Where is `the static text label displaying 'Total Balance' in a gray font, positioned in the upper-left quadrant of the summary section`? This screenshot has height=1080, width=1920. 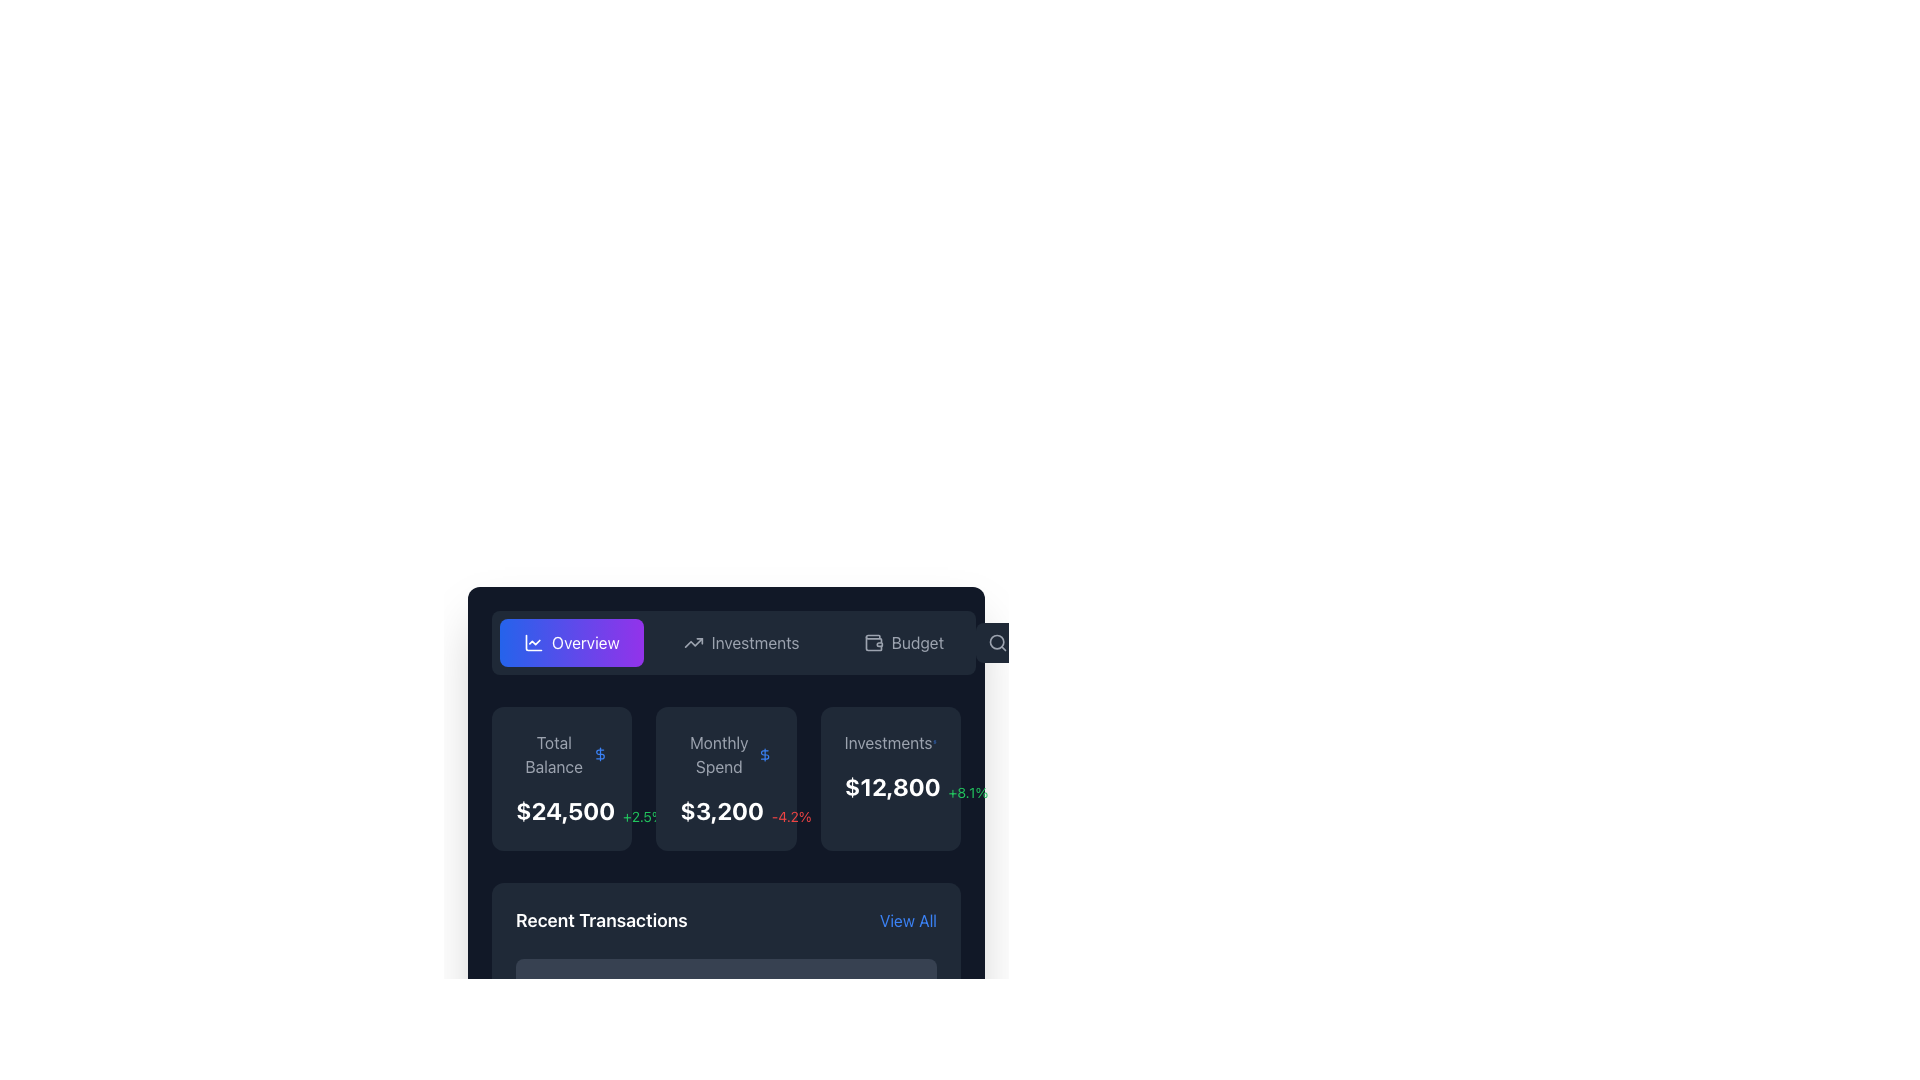
the static text label displaying 'Total Balance' in a gray font, positioned in the upper-left quadrant of the summary section is located at coordinates (554, 755).